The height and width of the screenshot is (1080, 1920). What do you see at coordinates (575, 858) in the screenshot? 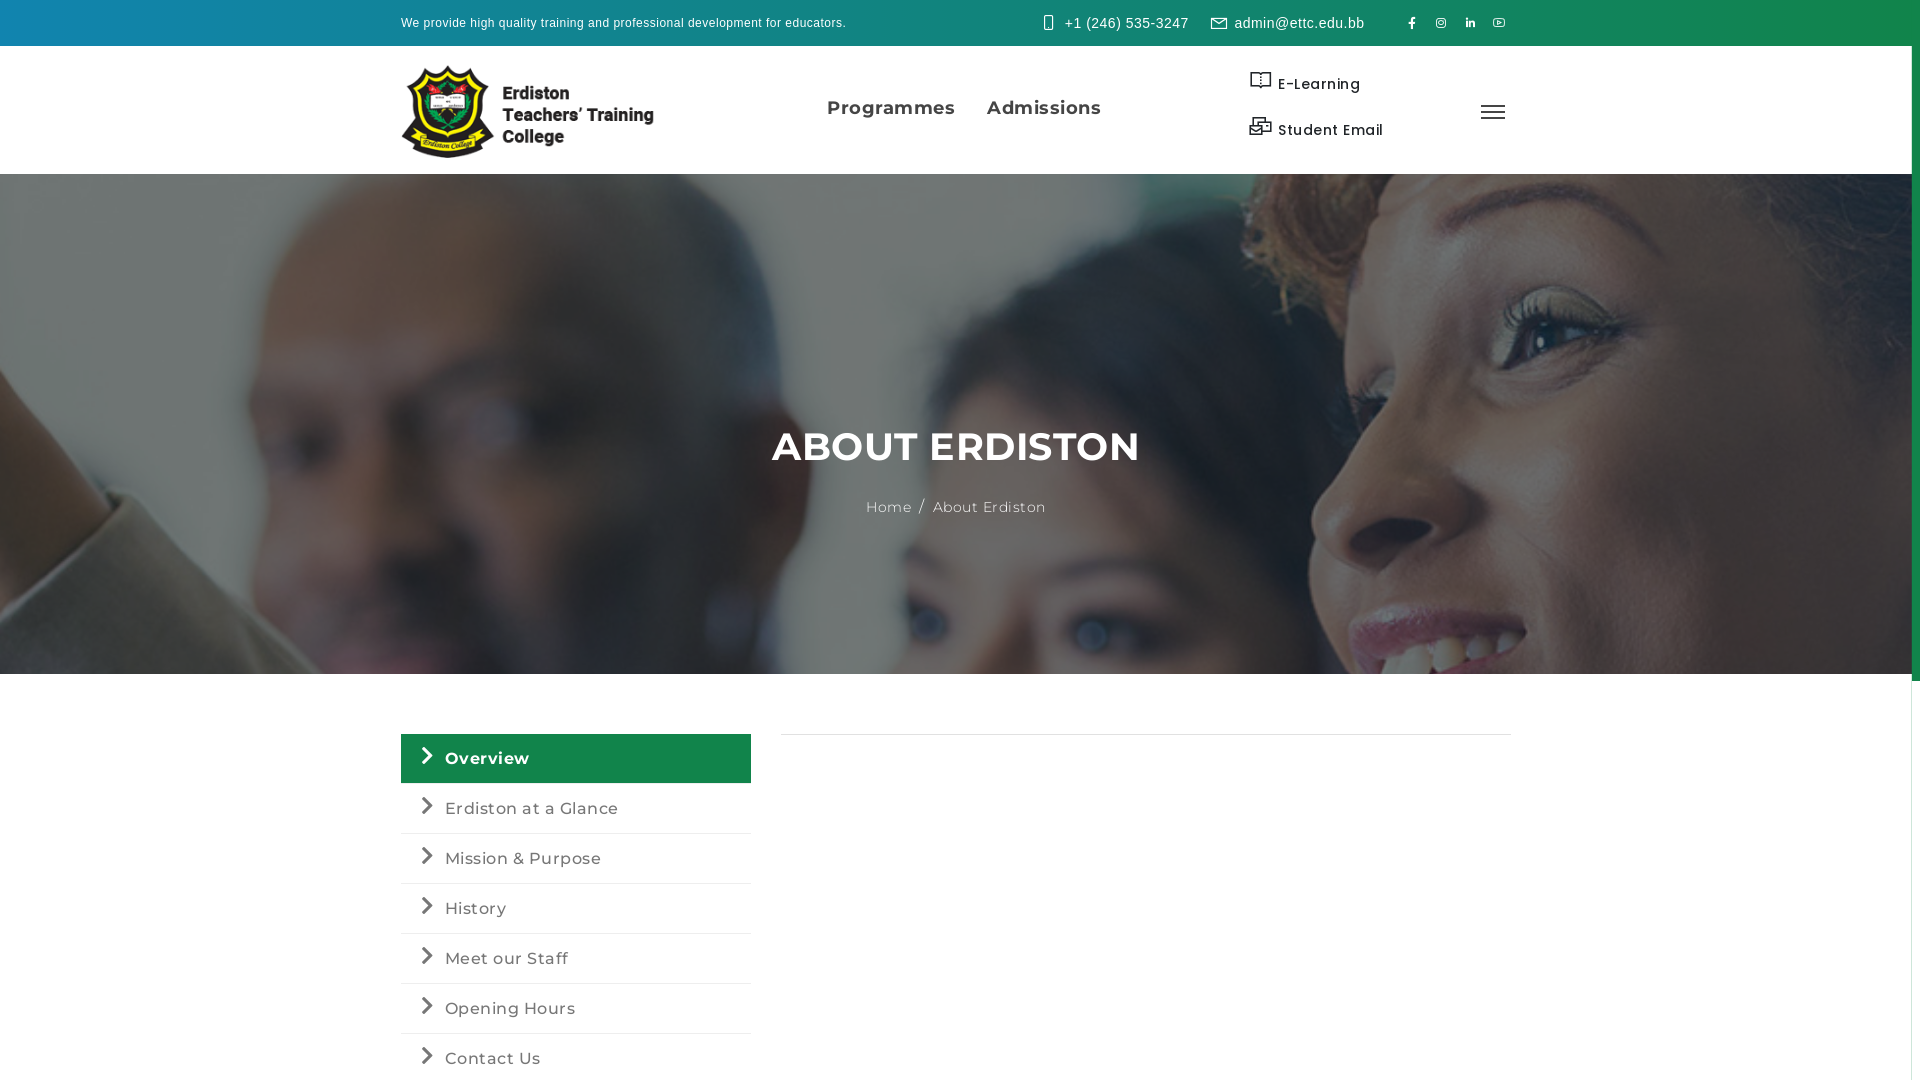
I see `'Mission & Purpose'` at bounding box center [575, 858].